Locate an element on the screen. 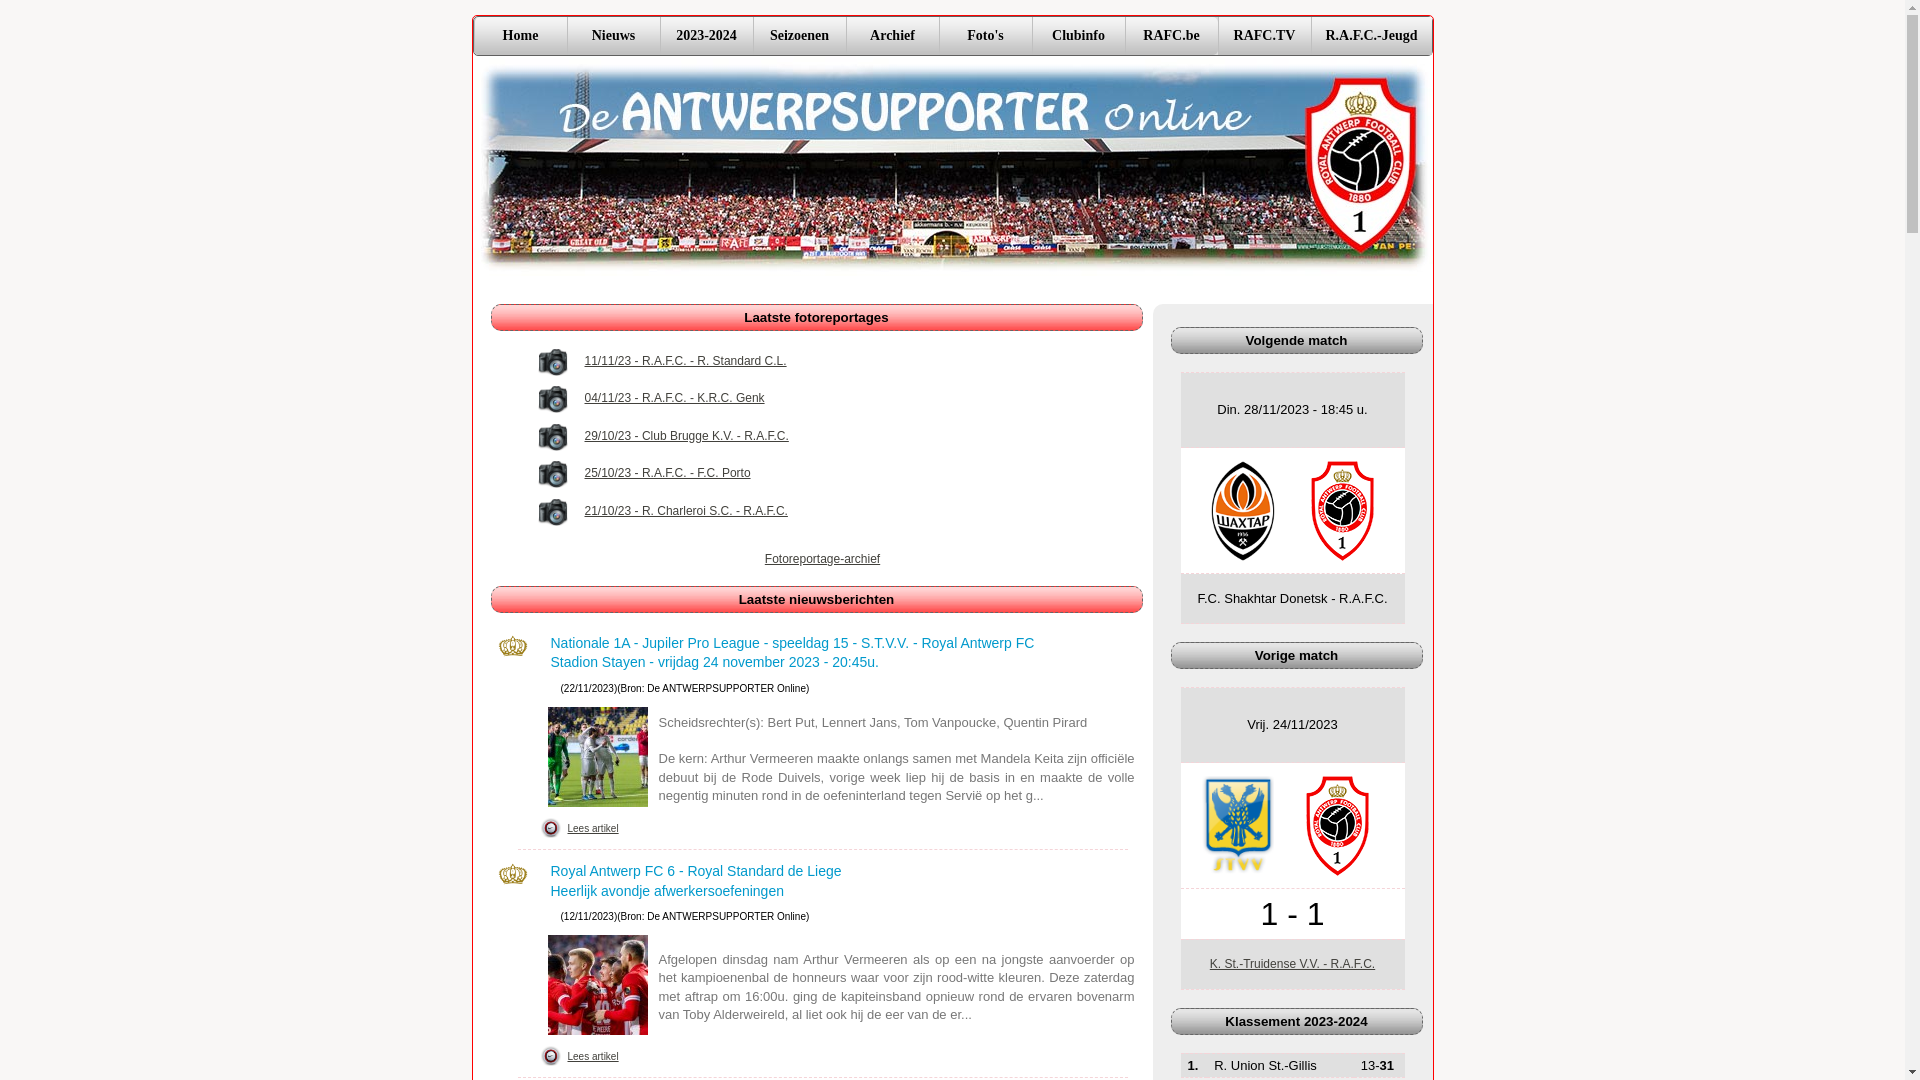  '29/10/23 - Club Brugge K.V. - R.A.F.C.' is located at coordinates (686, 435).